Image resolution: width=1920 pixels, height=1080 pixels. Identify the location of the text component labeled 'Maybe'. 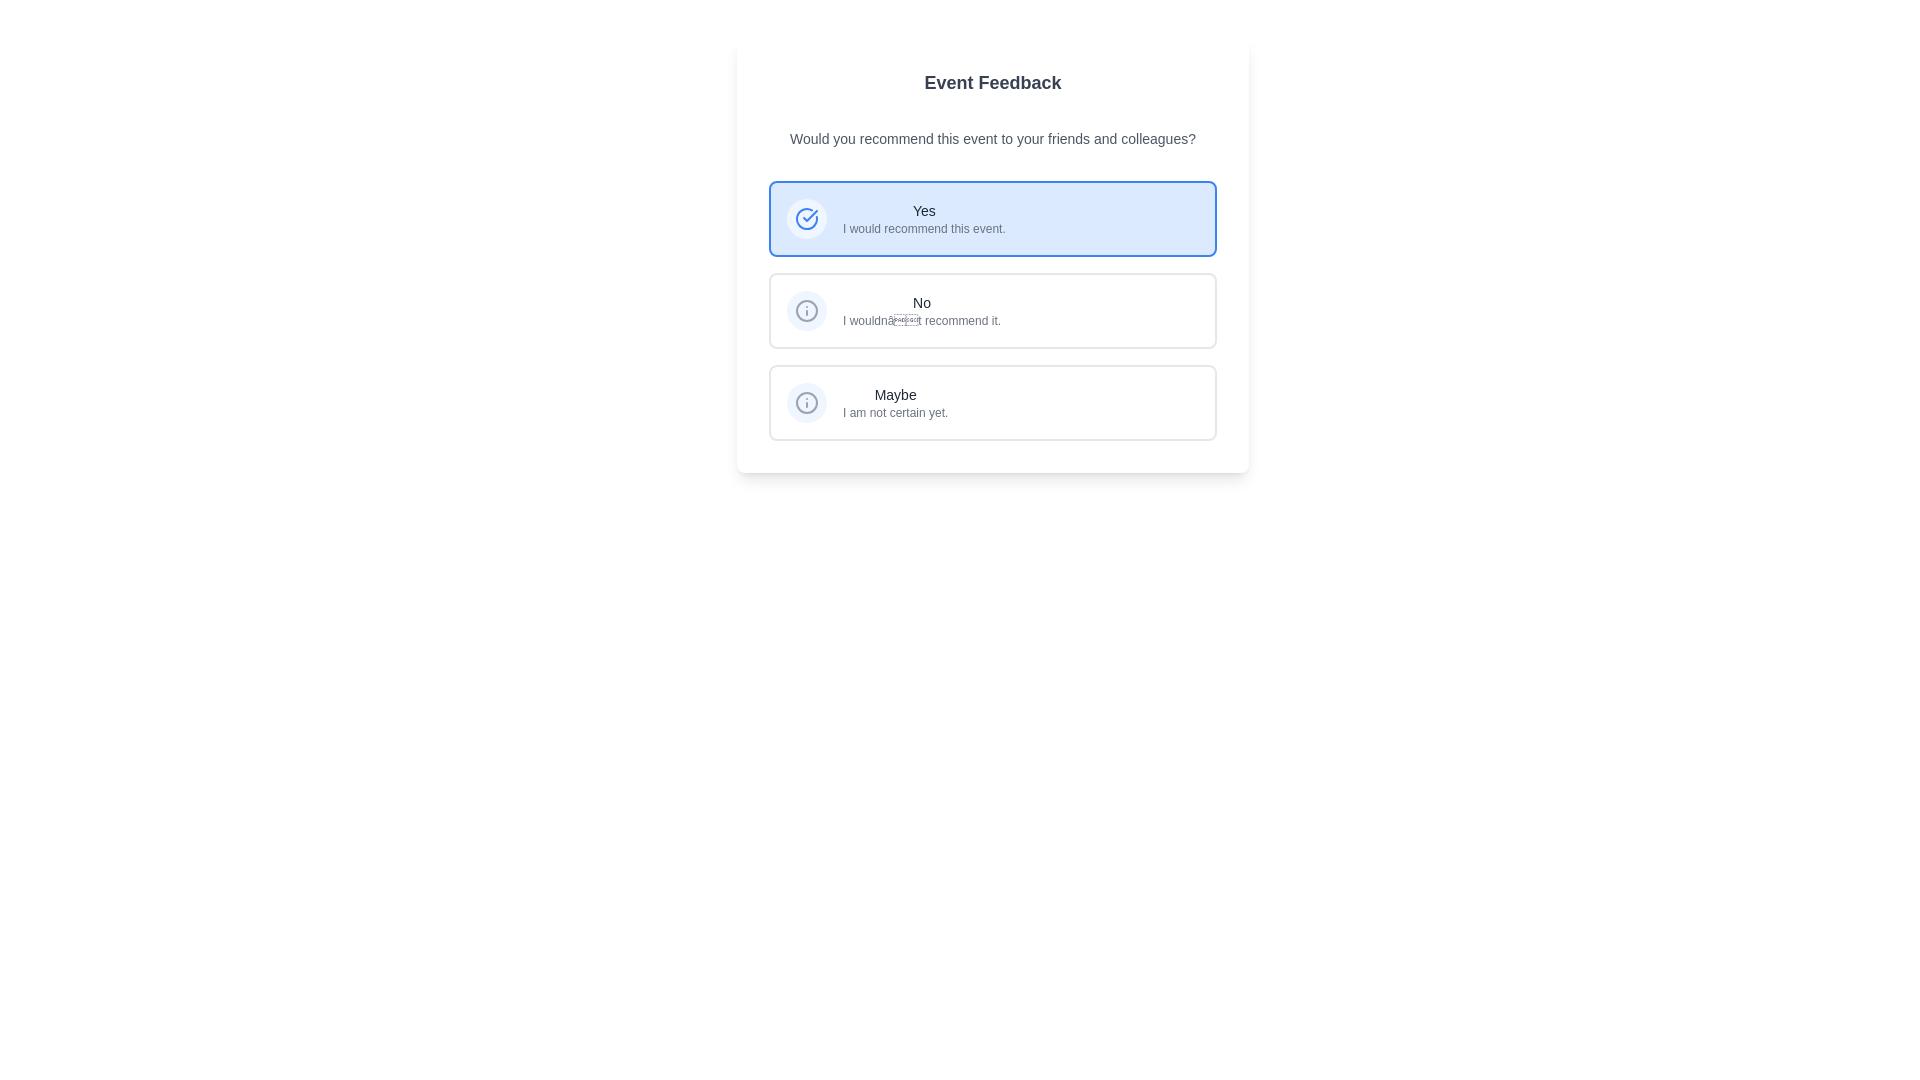
(894, 402).